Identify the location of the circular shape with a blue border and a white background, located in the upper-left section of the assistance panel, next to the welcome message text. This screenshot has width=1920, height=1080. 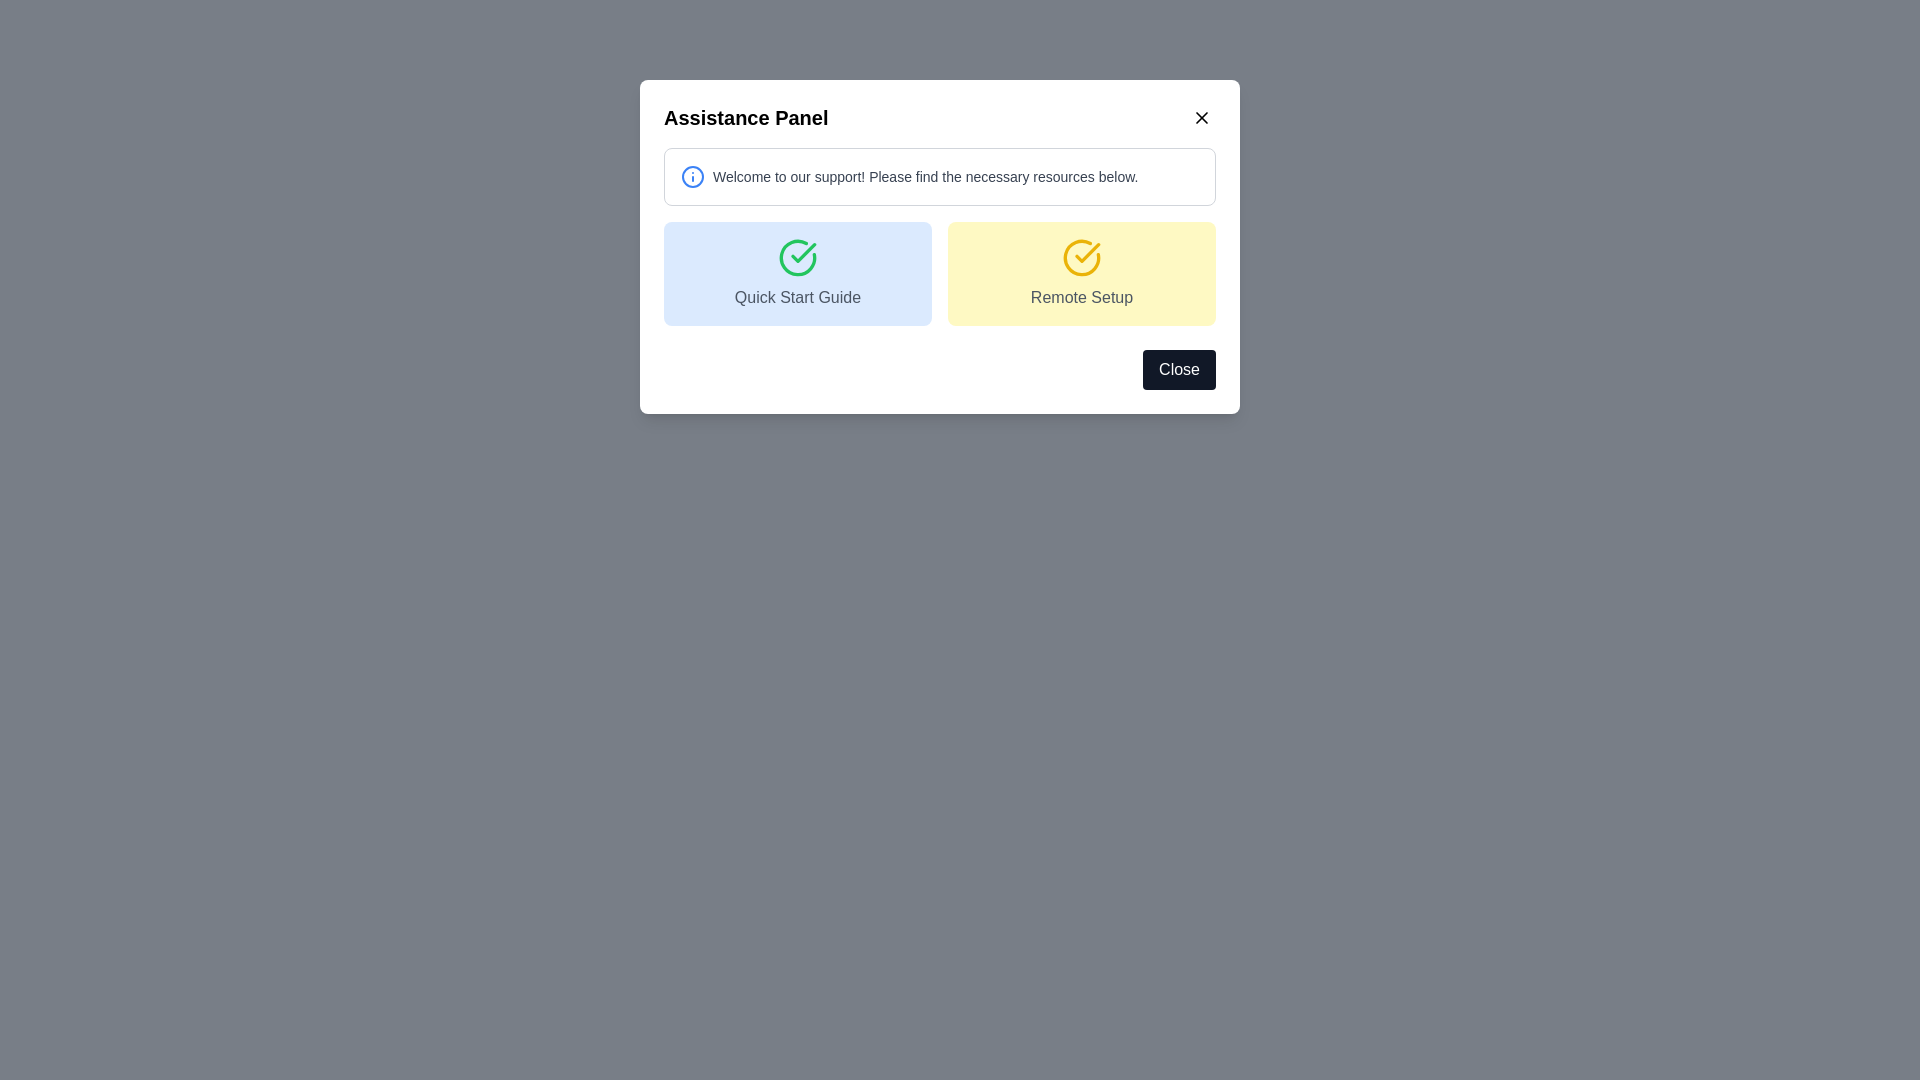
(692, 176).